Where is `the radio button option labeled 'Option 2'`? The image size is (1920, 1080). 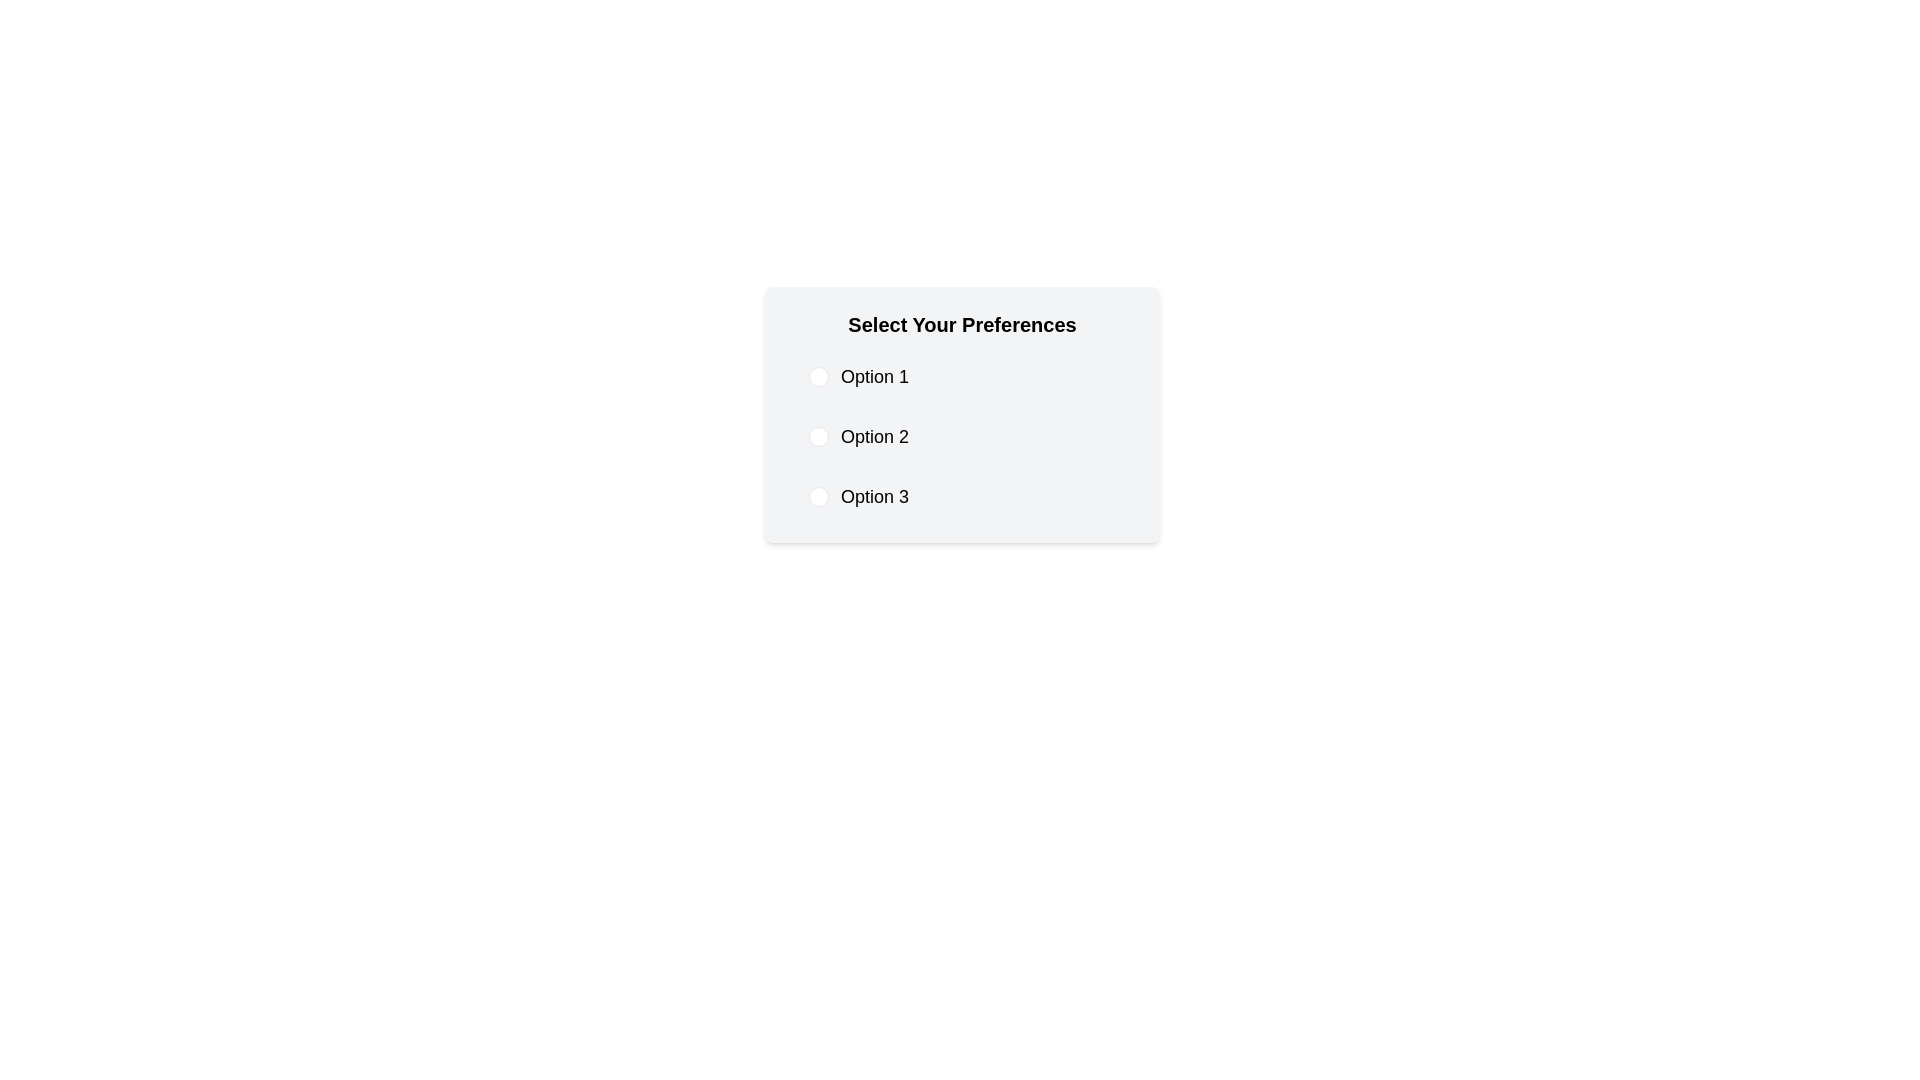
the radio button option labeled 'Option 2' is located at coordinates (962, 435).